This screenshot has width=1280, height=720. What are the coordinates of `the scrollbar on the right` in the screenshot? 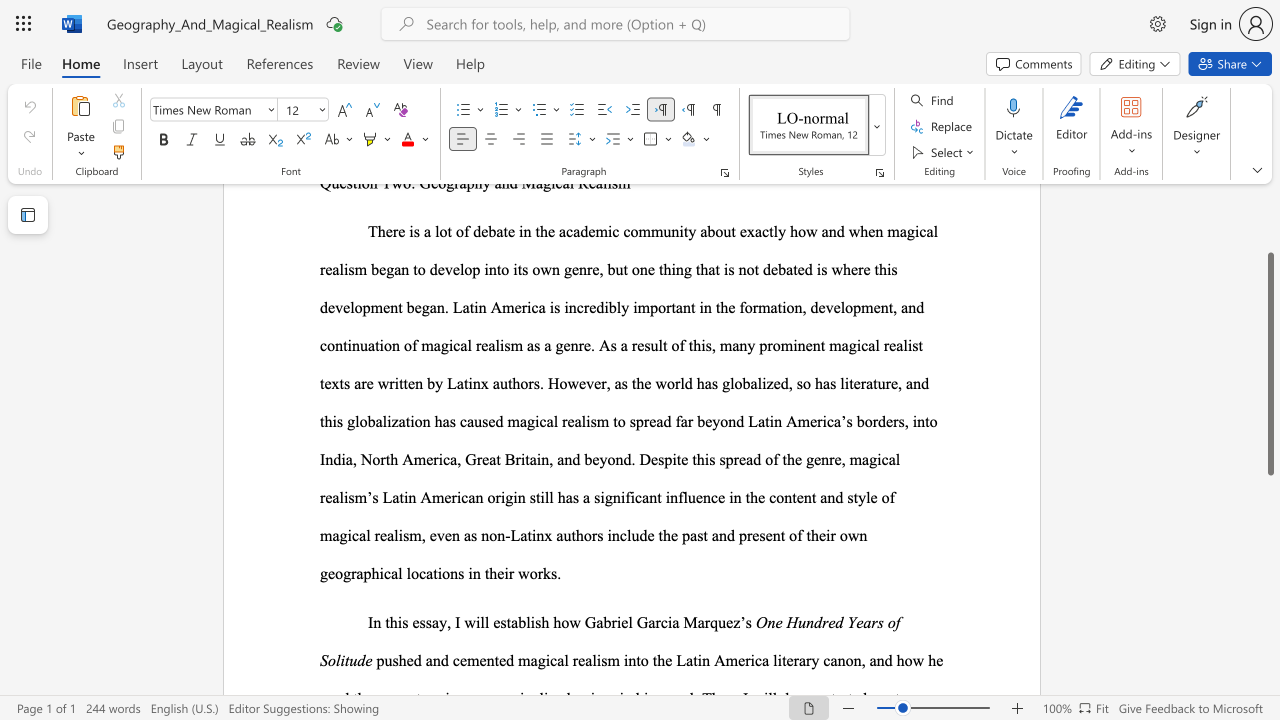 It's located at (1269, 670).